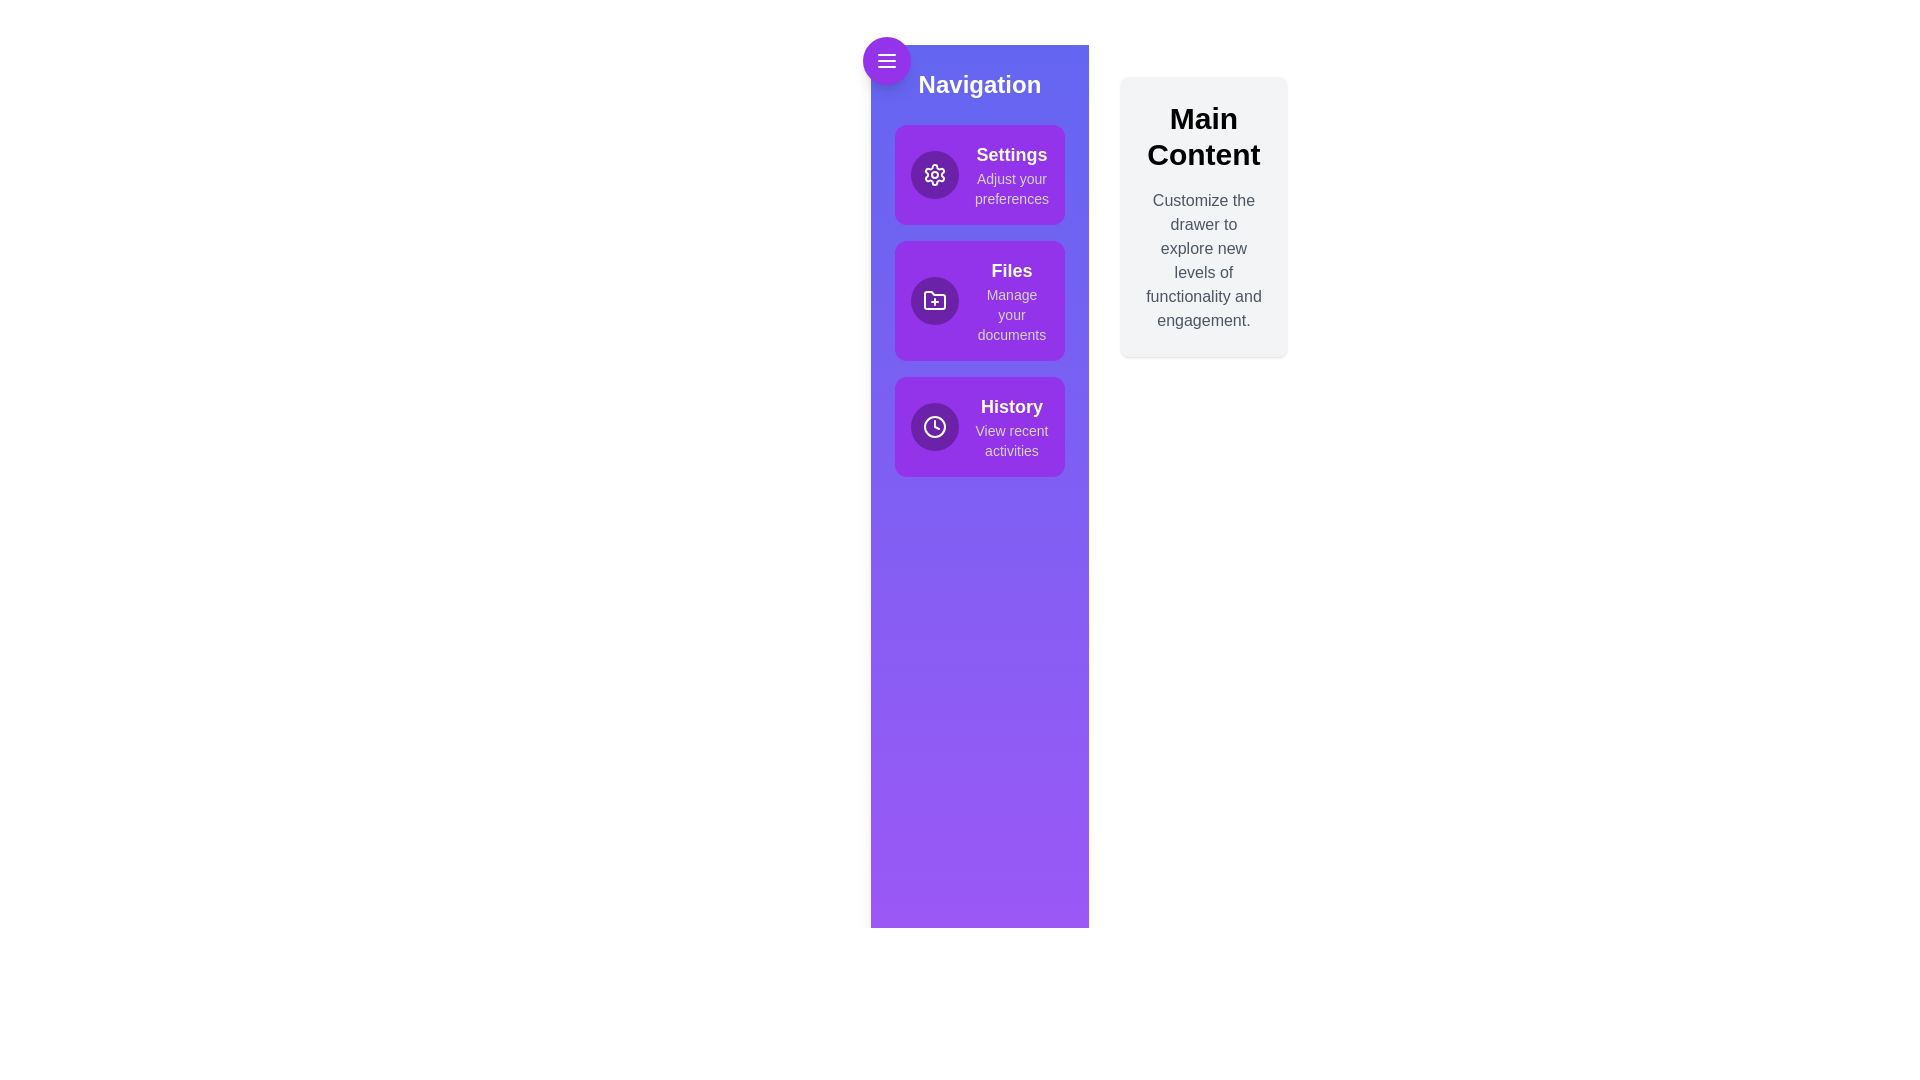  Describe the element at coordinates (979, 173) in the screenshot. I see `the menu item Settings to observe its hover effect` at that location.